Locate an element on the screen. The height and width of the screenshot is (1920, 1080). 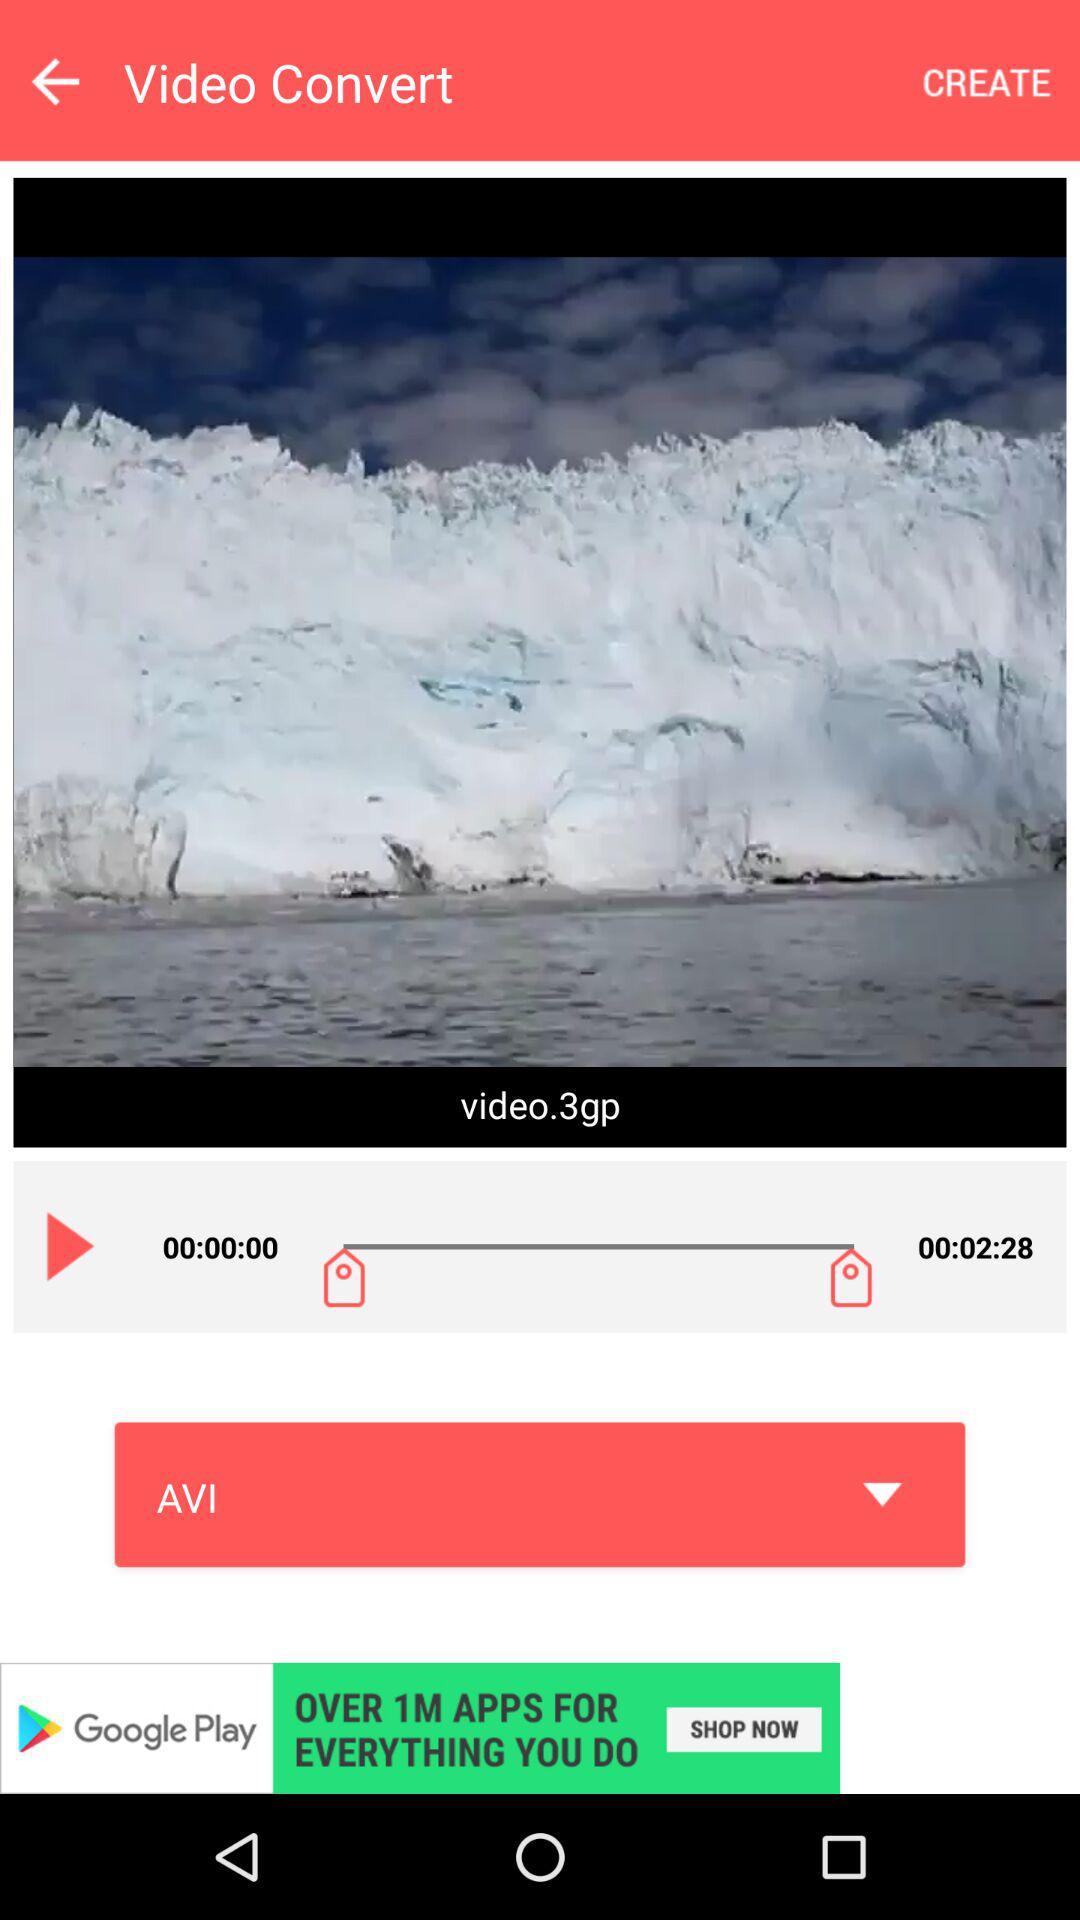
go back is located at coordinates (54, 80).